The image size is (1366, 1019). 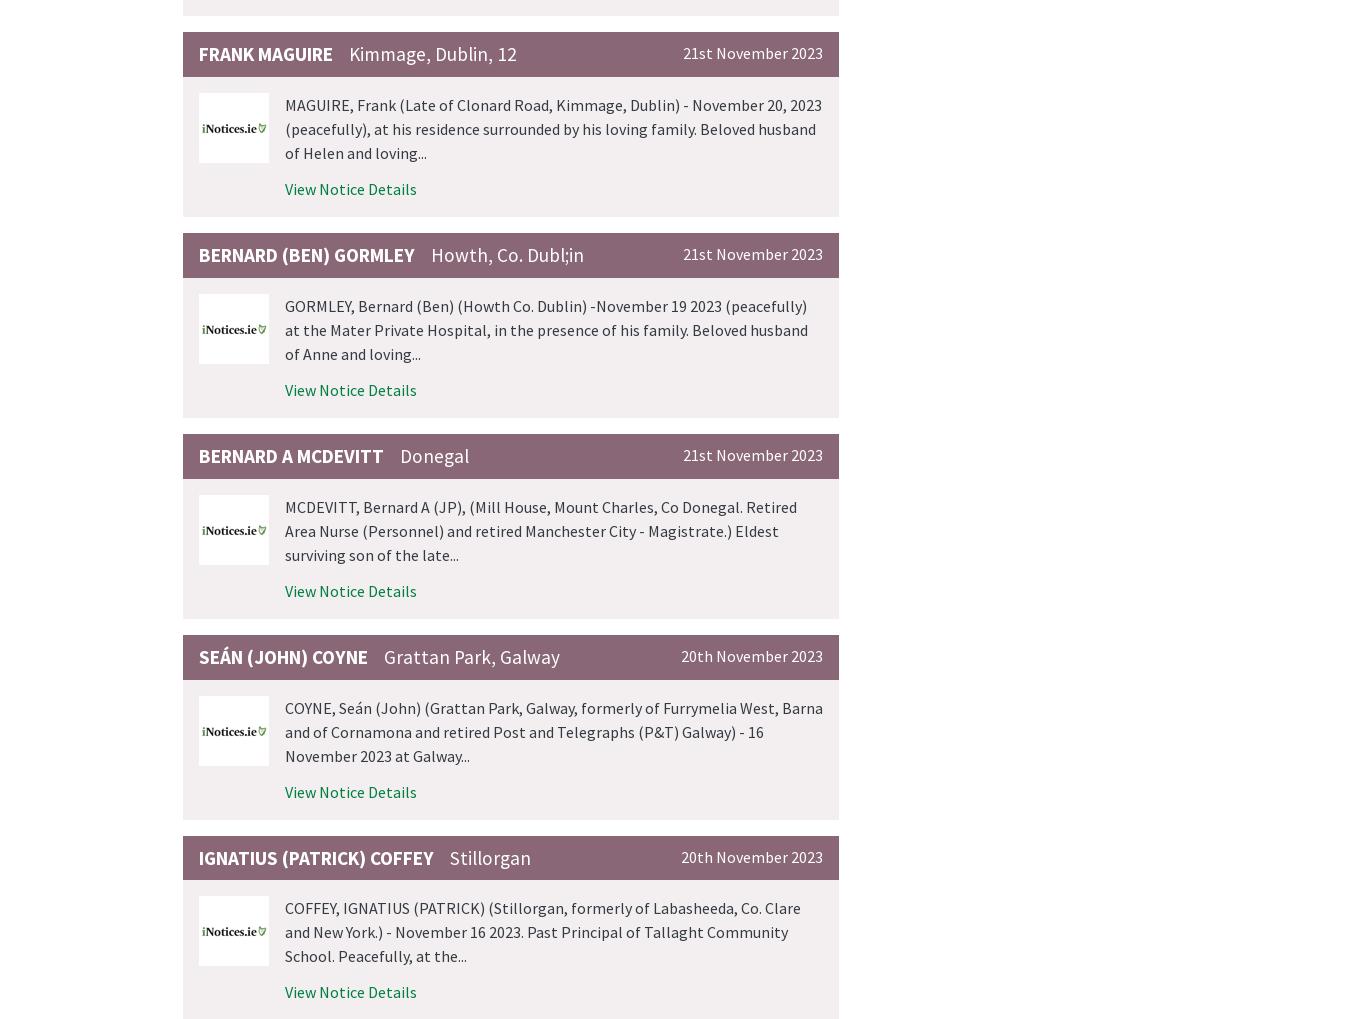 What do you see at coordinates (316, 855) in the screenshot?
I see `'IGNATIUS (PATRICK) Coffey'` at bounding box center [316, 855].